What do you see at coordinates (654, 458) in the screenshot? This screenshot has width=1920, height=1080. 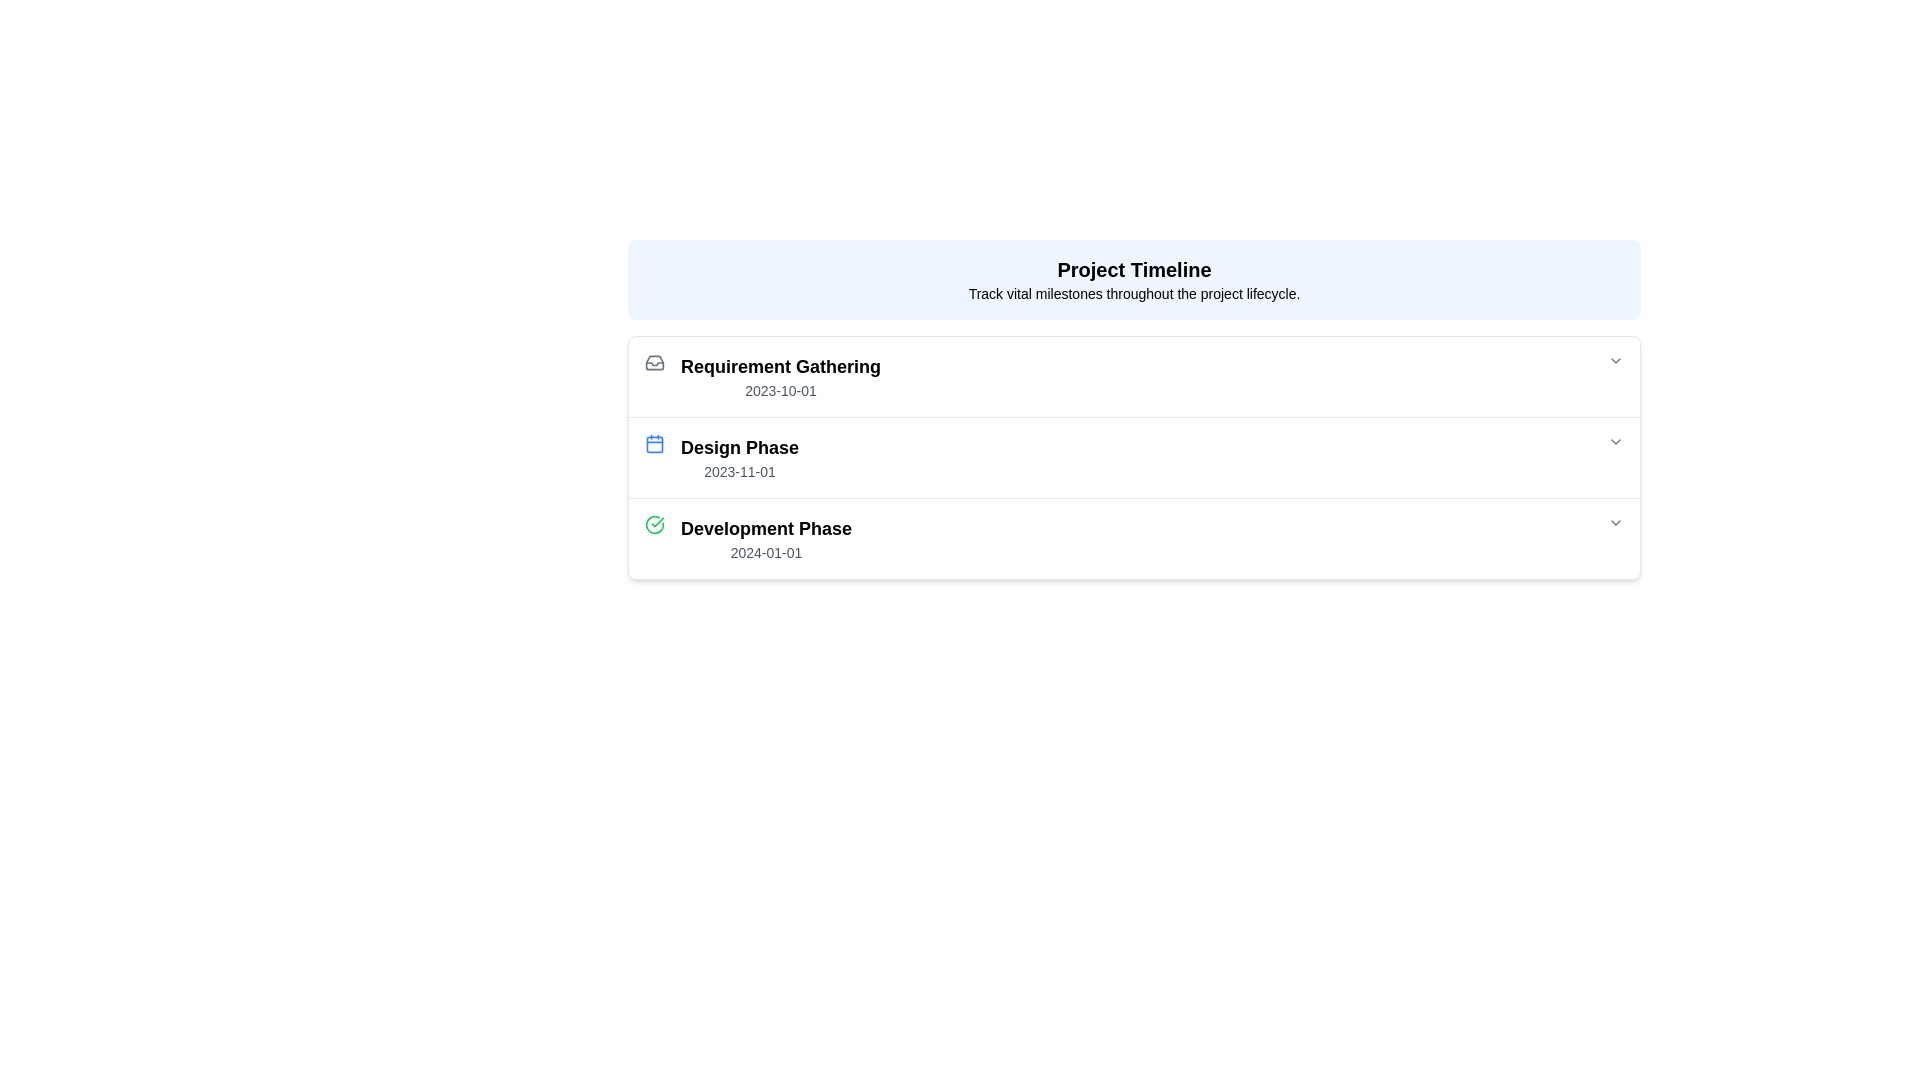 I see `the small blue calendar icon located to the left of the 'Design Phase' title in the project timeline to interact and open associated details` at bounding box center [654, 458].